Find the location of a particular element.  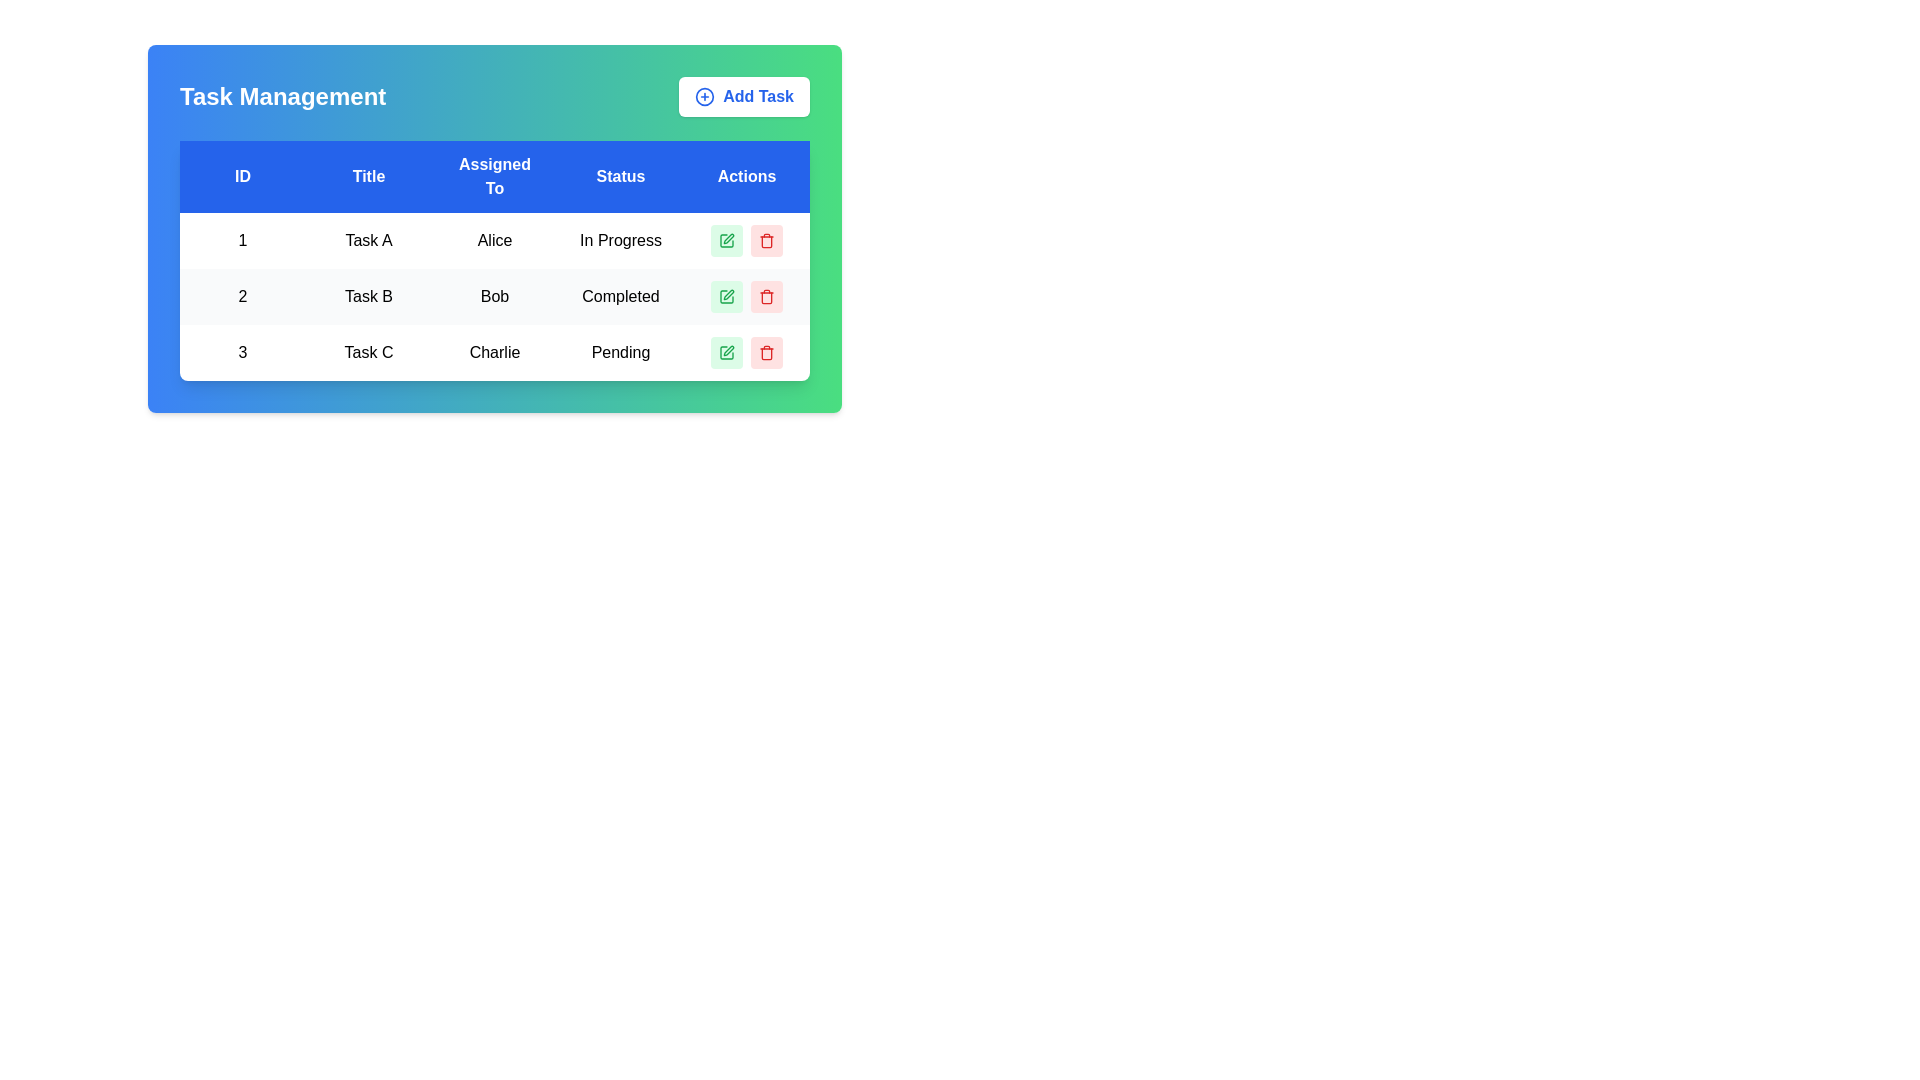

the green pen icon button in the 'Actions' column of the first row in the 'Task Management' table is located at coordinates (725, 239).